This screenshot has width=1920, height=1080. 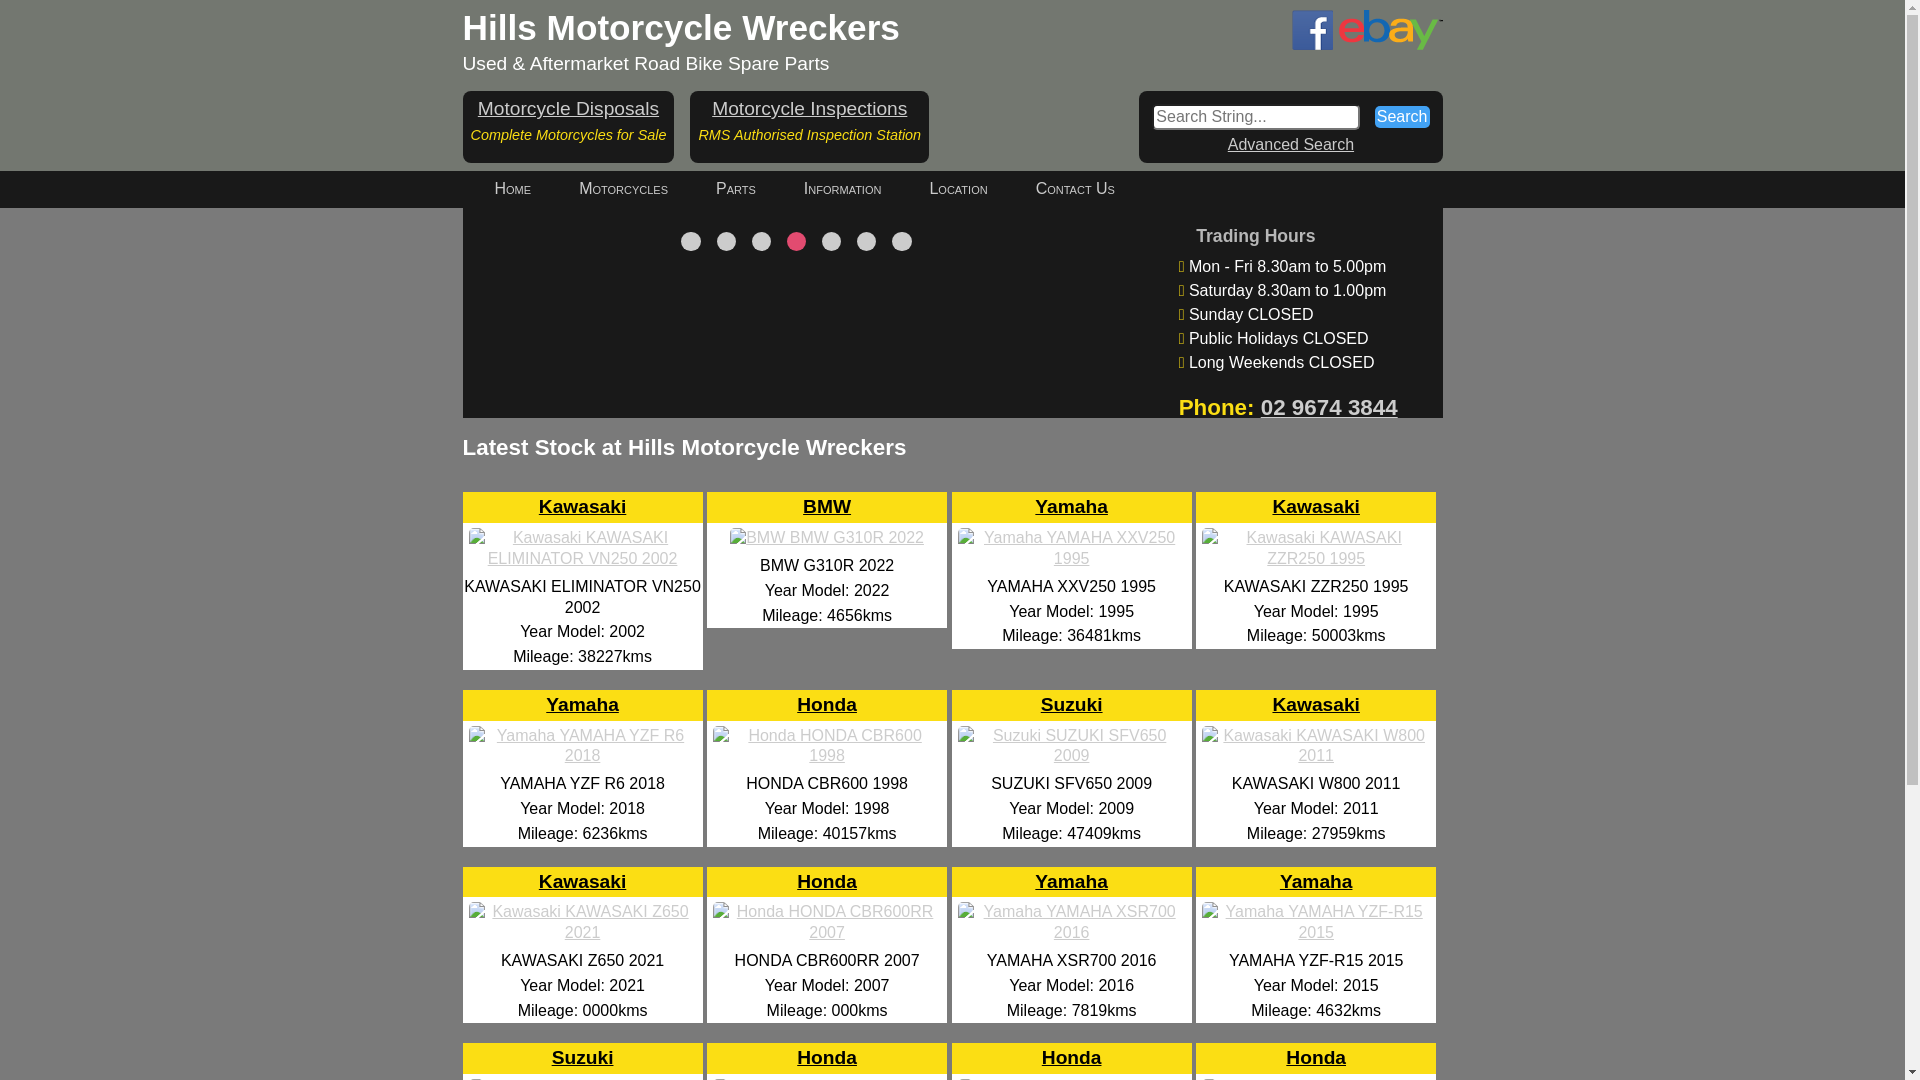 What do you see at coordinates (581, 558) in the screenshot?
I see `'Kawasaki KAWASAKI  ELIMINATOR  VN250  2002'` at bounding box center [581, 558].